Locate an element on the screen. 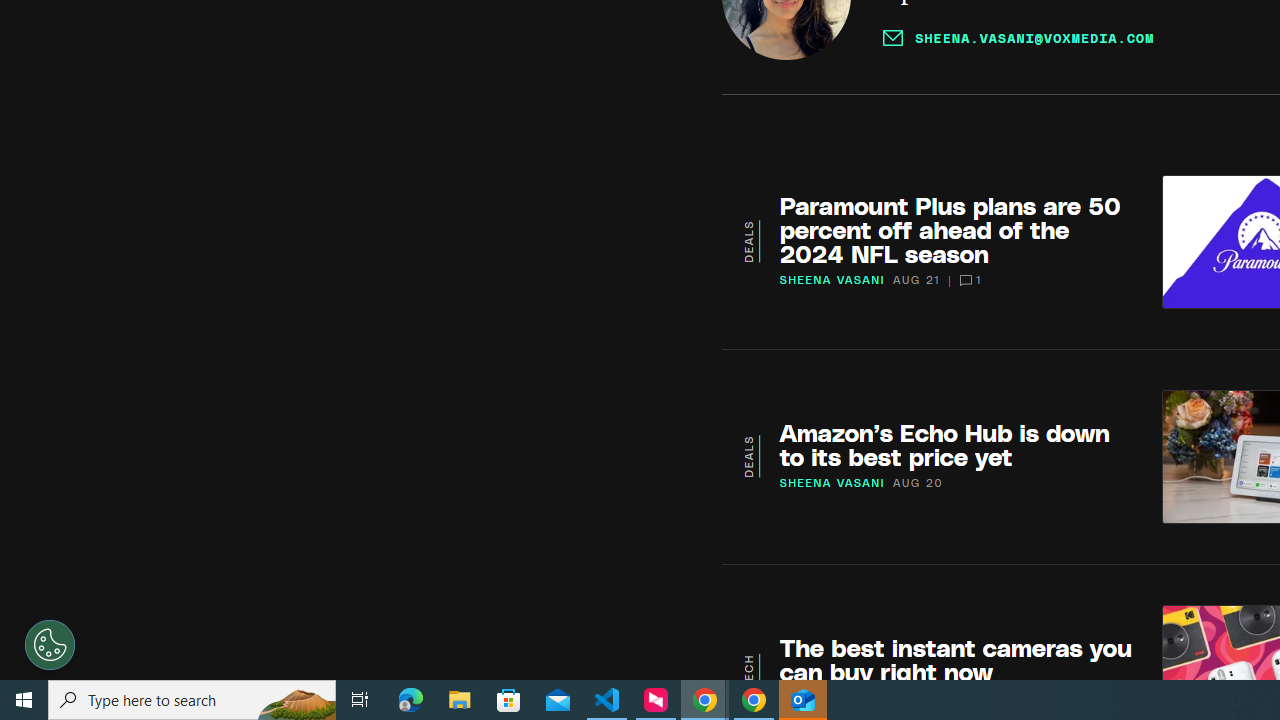 The image size is (1280, 720). 'The best instant cameras you can buy right now' is located at coordinates (955, 659).